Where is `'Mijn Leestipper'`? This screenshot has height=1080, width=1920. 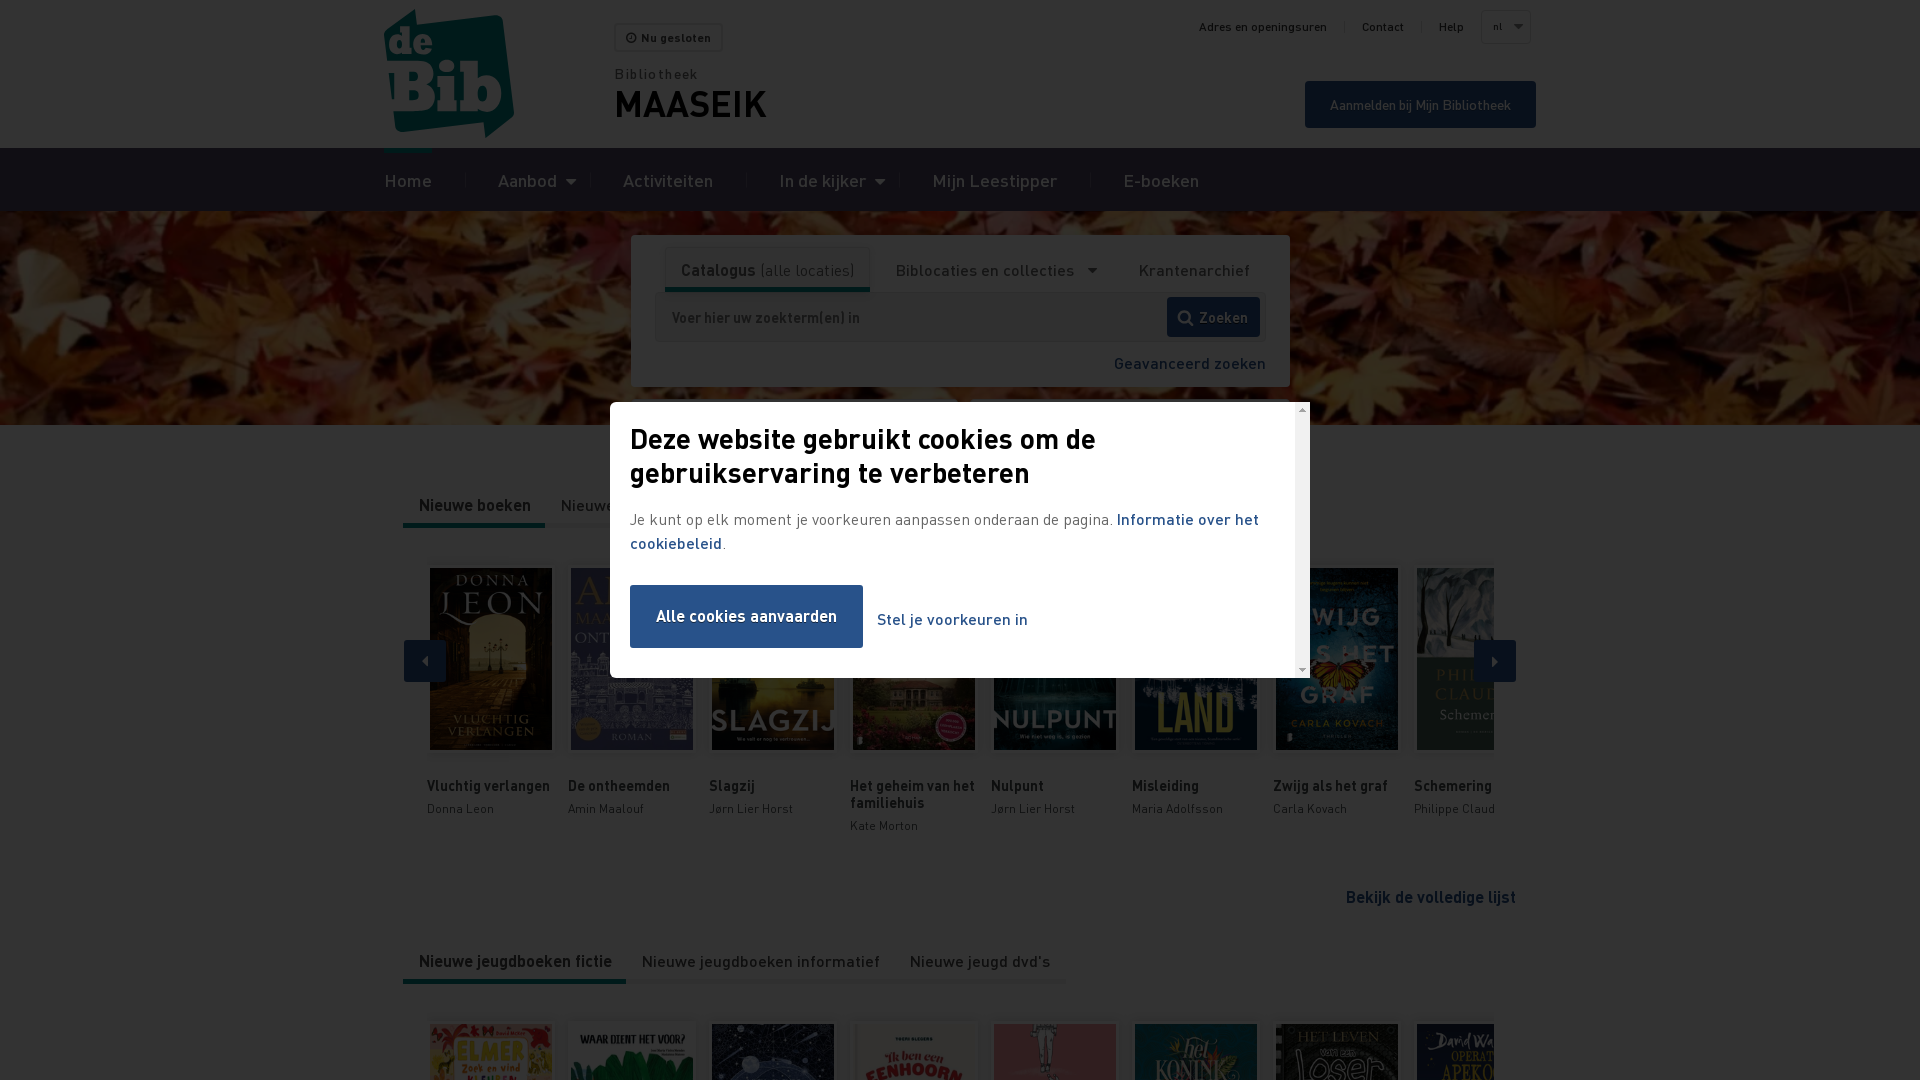 'Mijn Leestipper' is located at coordinates (994, 178).